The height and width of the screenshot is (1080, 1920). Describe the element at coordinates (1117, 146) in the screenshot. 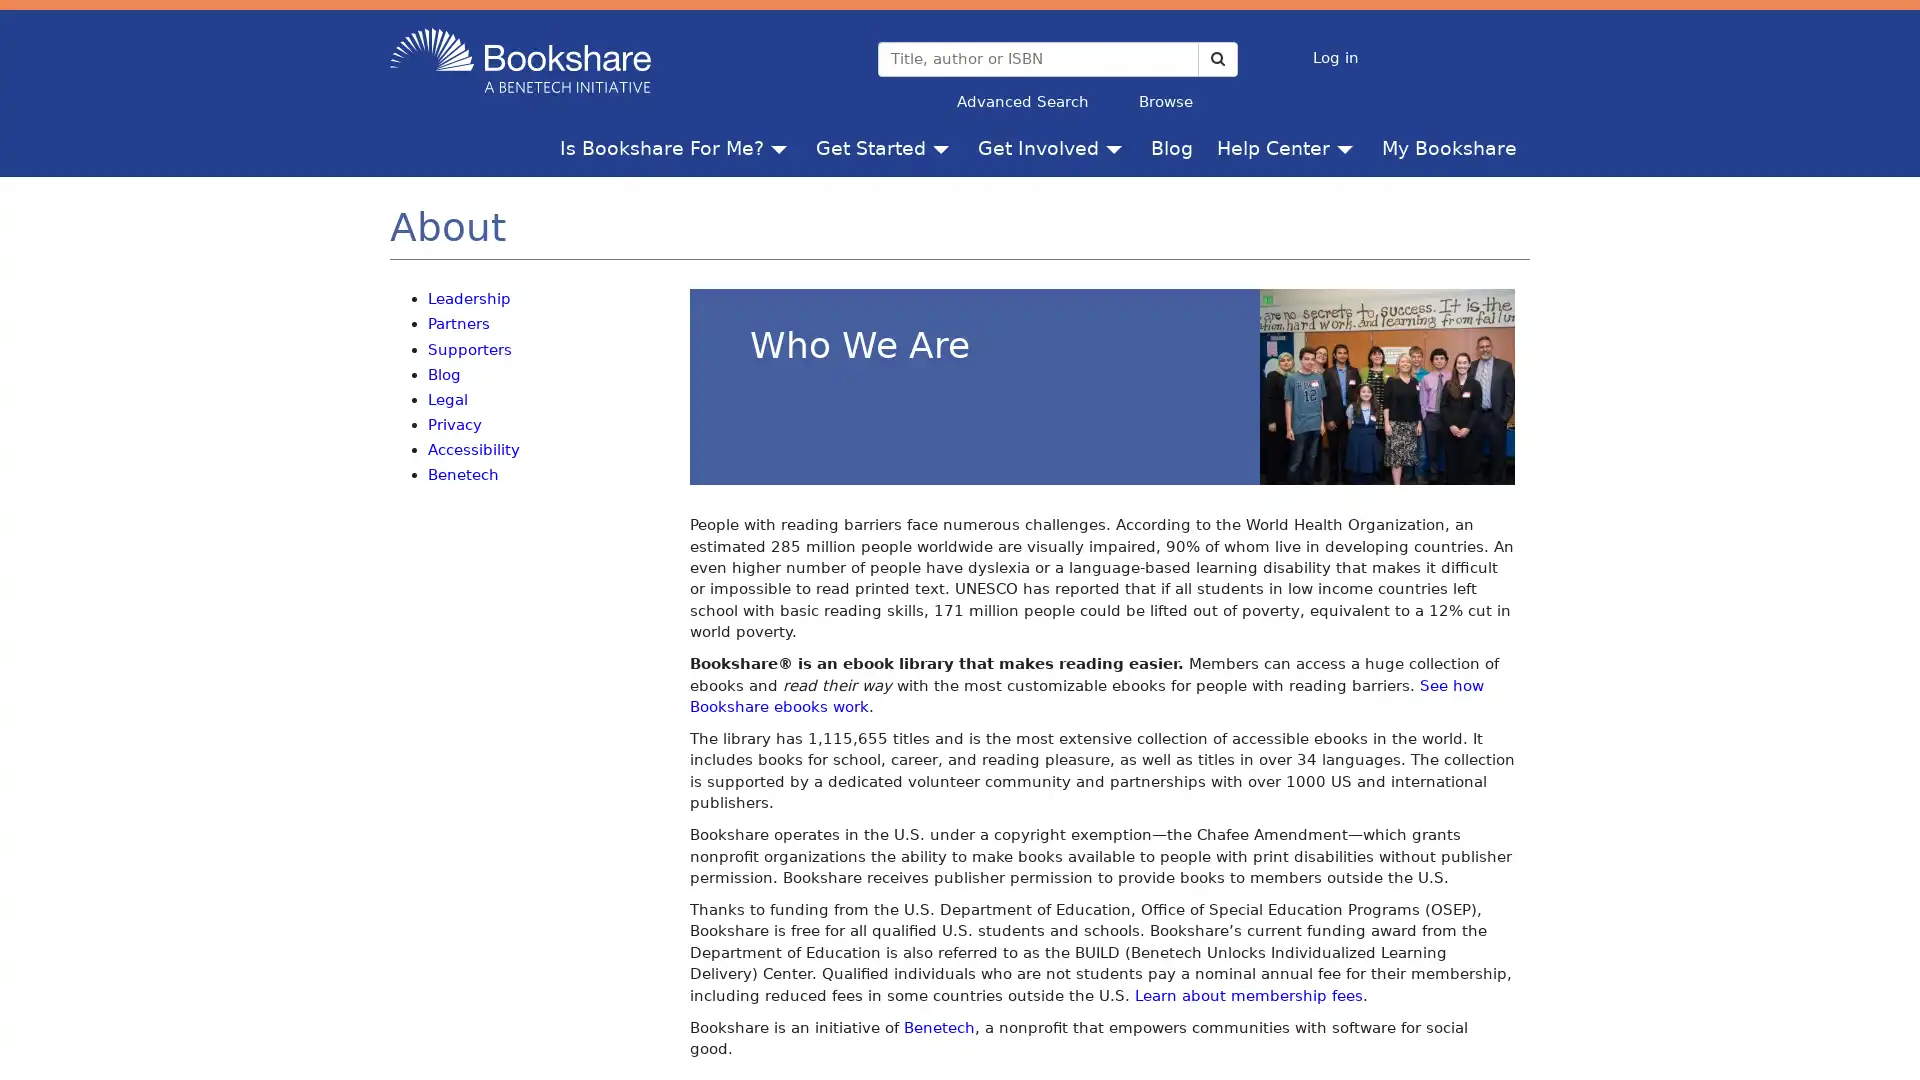

I see `Get Involved menu` at that location.